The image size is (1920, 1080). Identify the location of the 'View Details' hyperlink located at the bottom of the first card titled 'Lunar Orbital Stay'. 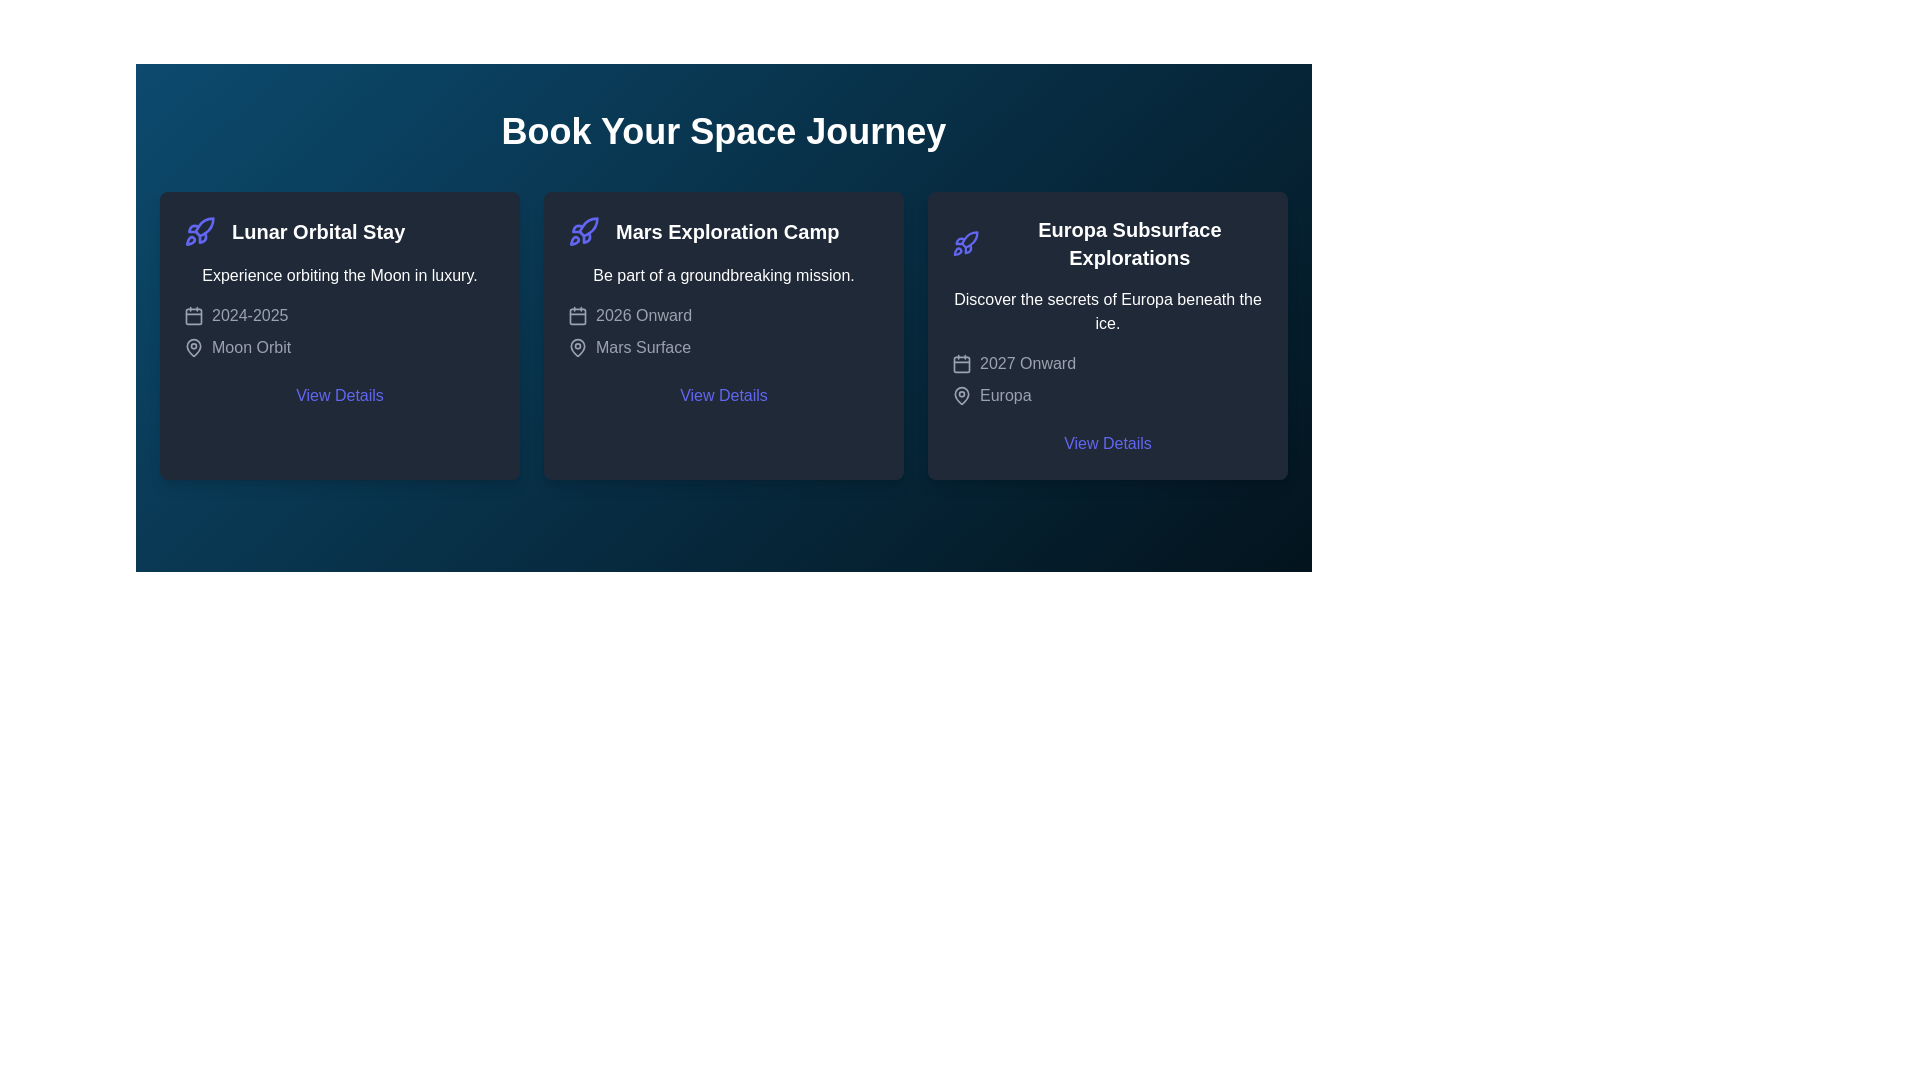
(340, 396).